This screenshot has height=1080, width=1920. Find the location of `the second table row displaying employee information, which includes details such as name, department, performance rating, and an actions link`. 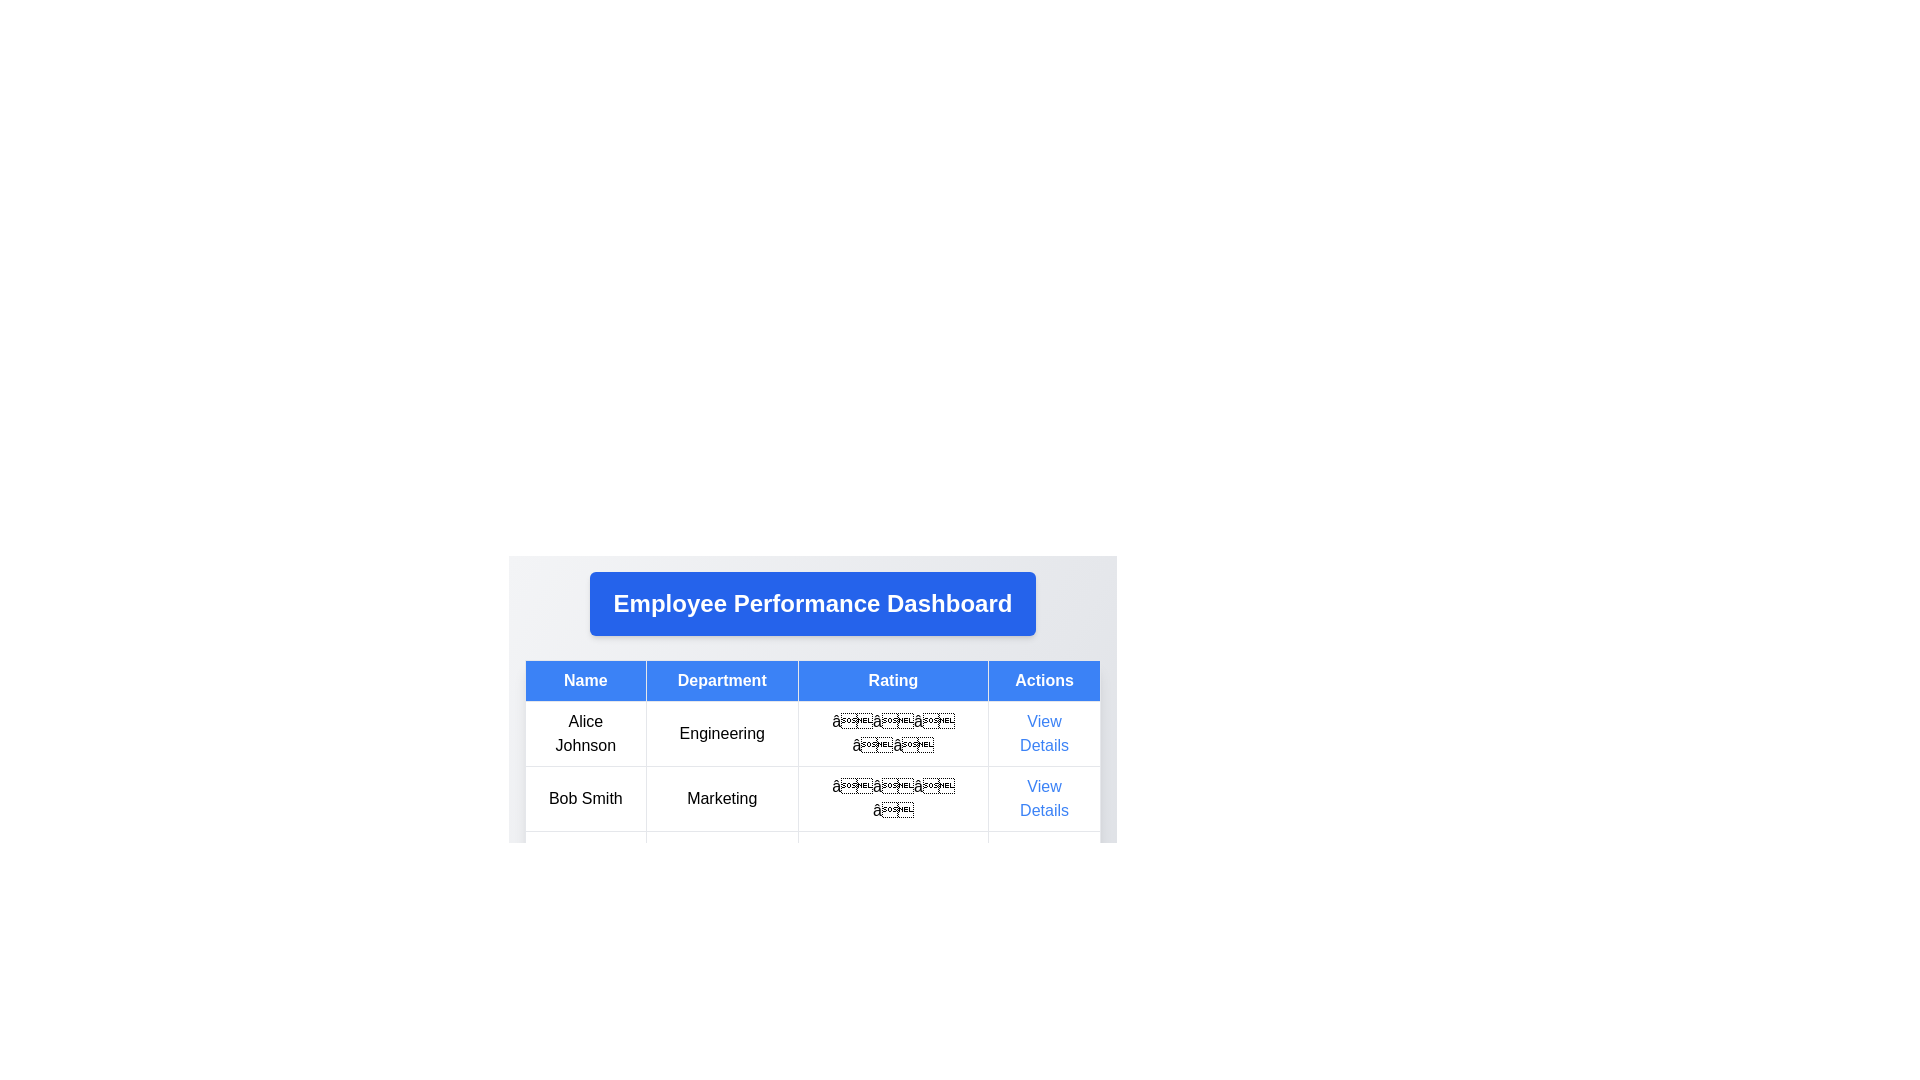

the second table row displaying employee information, which includes details such as name, department, performance rating, and an actions link is located at coordinates (812, 797).